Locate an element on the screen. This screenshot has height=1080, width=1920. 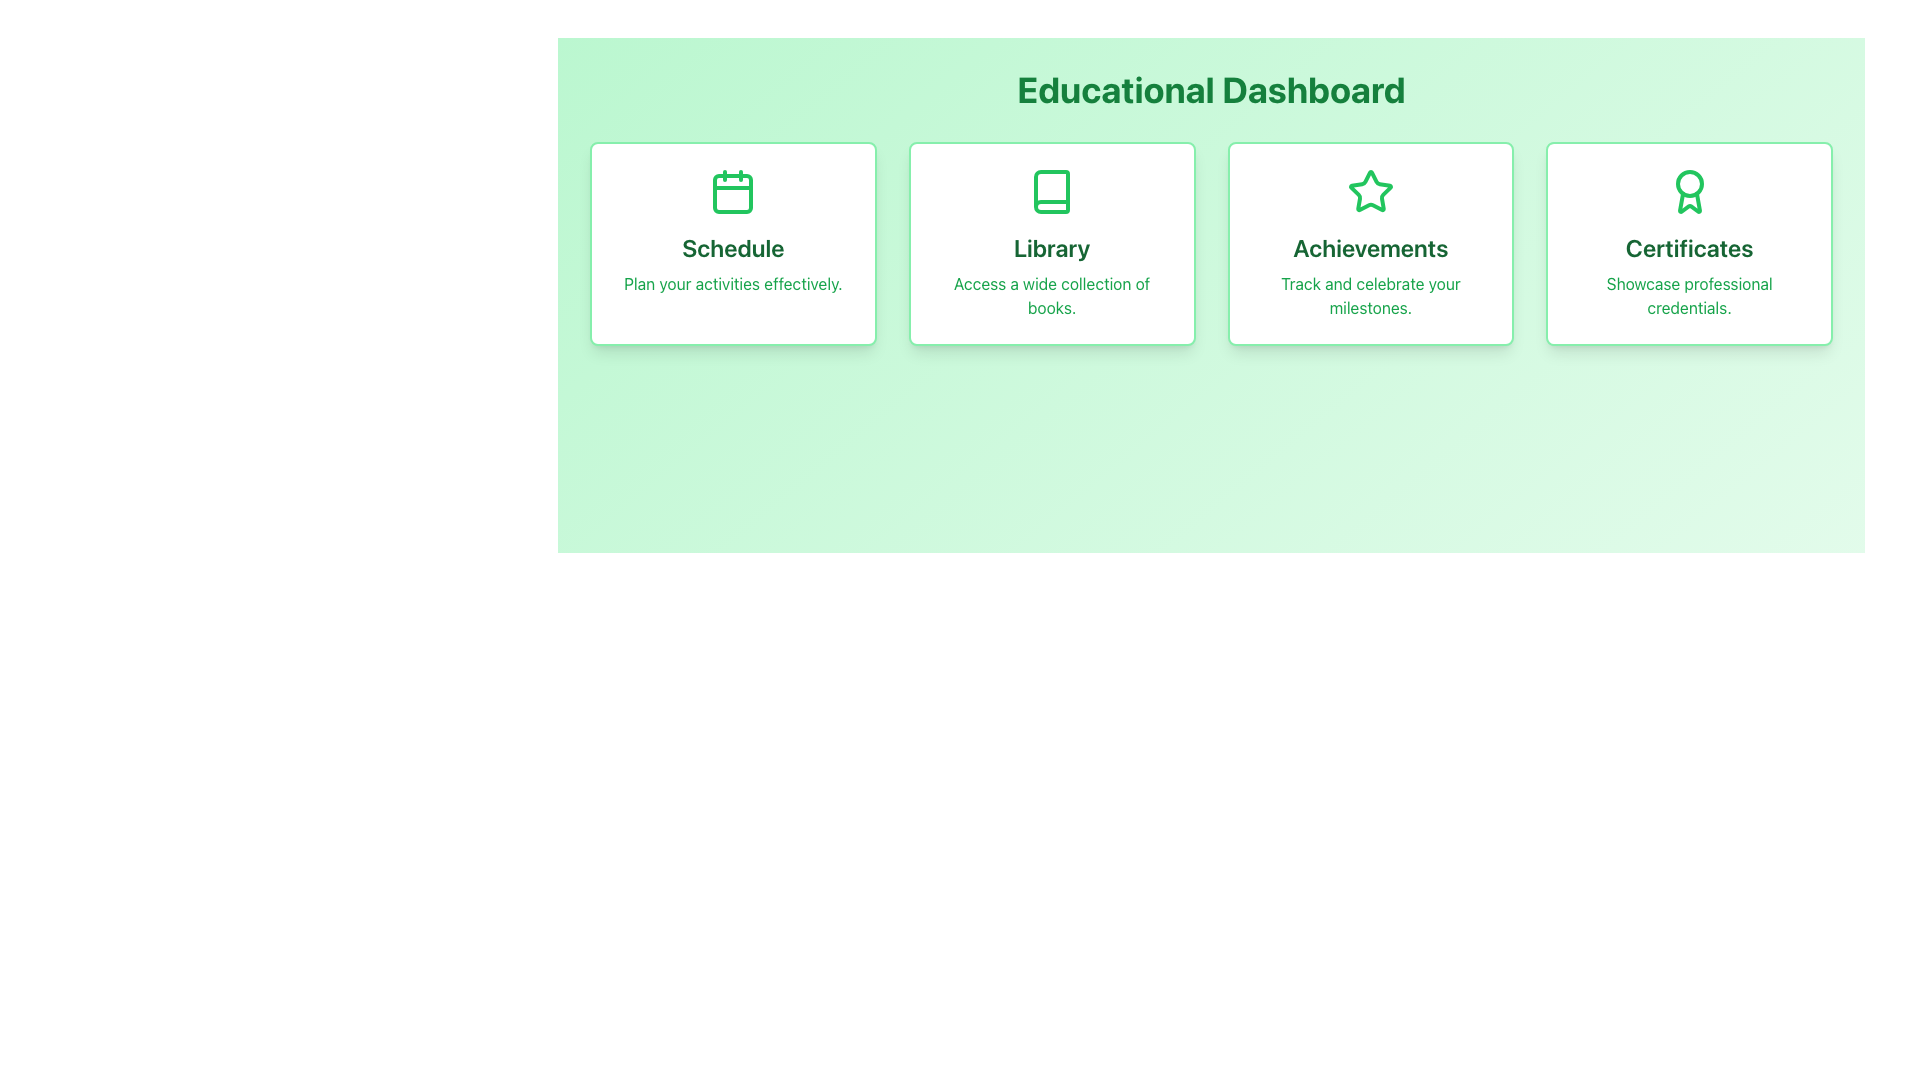
the star-shaped icon with a green border located centrally in the second 'Achievements' card under the 'Educational Dashboard' section is located at coordinates (1369, 191).